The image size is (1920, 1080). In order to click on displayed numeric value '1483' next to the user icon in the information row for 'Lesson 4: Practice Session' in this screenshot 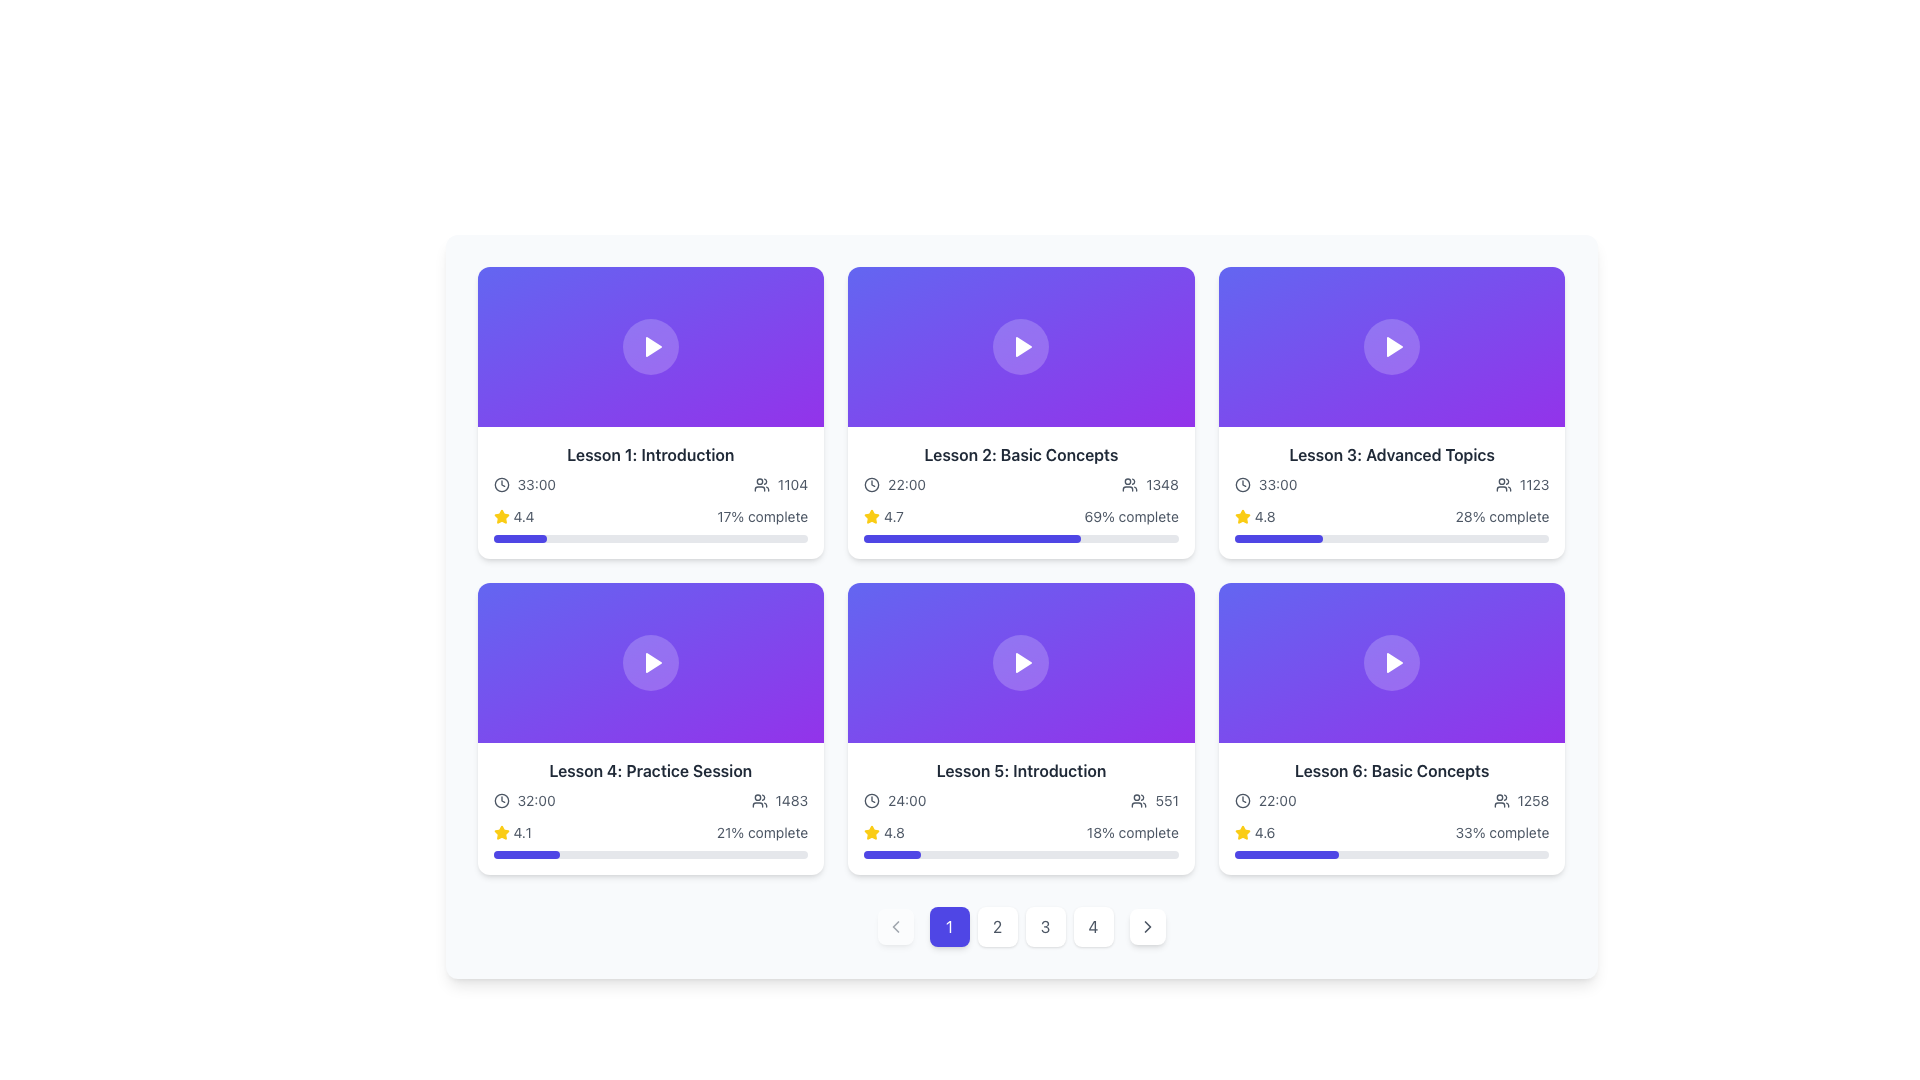, I will do `click(778, 800)`.